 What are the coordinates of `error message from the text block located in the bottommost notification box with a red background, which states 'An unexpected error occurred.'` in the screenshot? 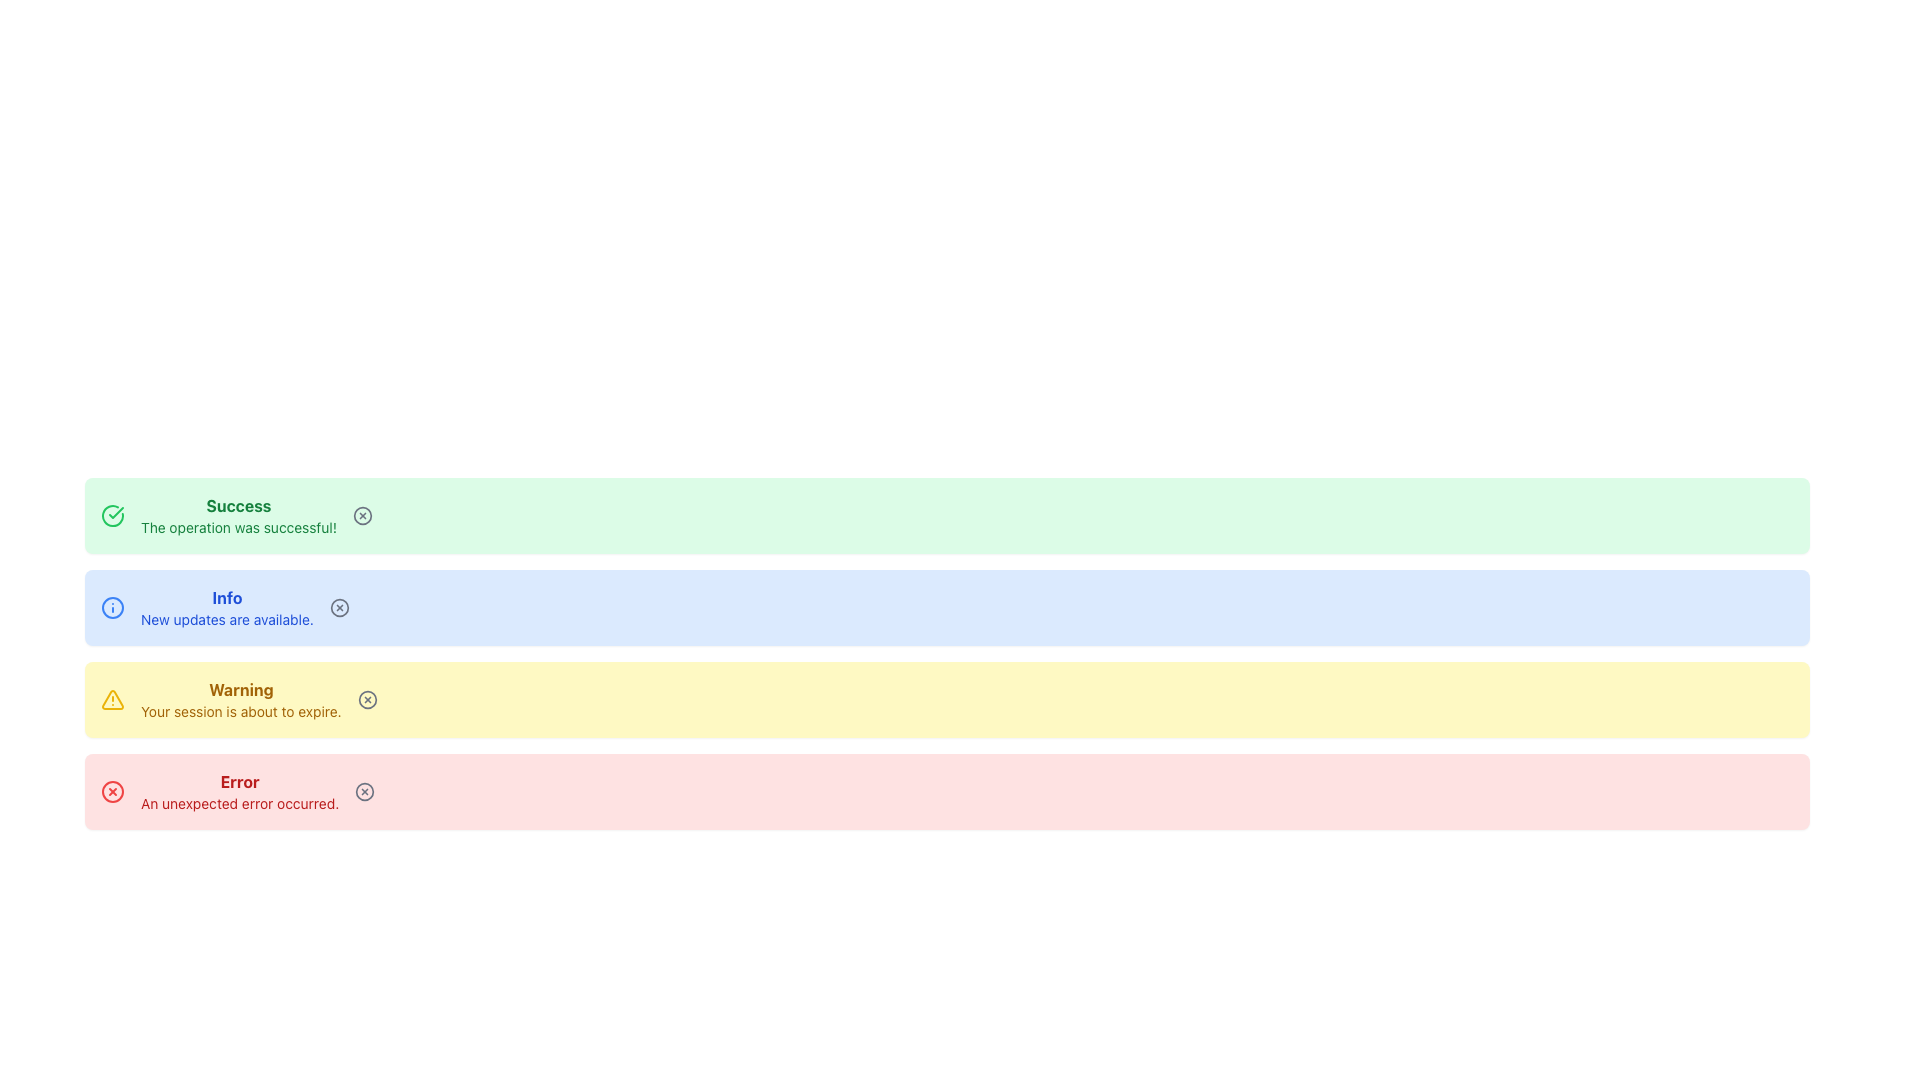 It's located at (240, 790).